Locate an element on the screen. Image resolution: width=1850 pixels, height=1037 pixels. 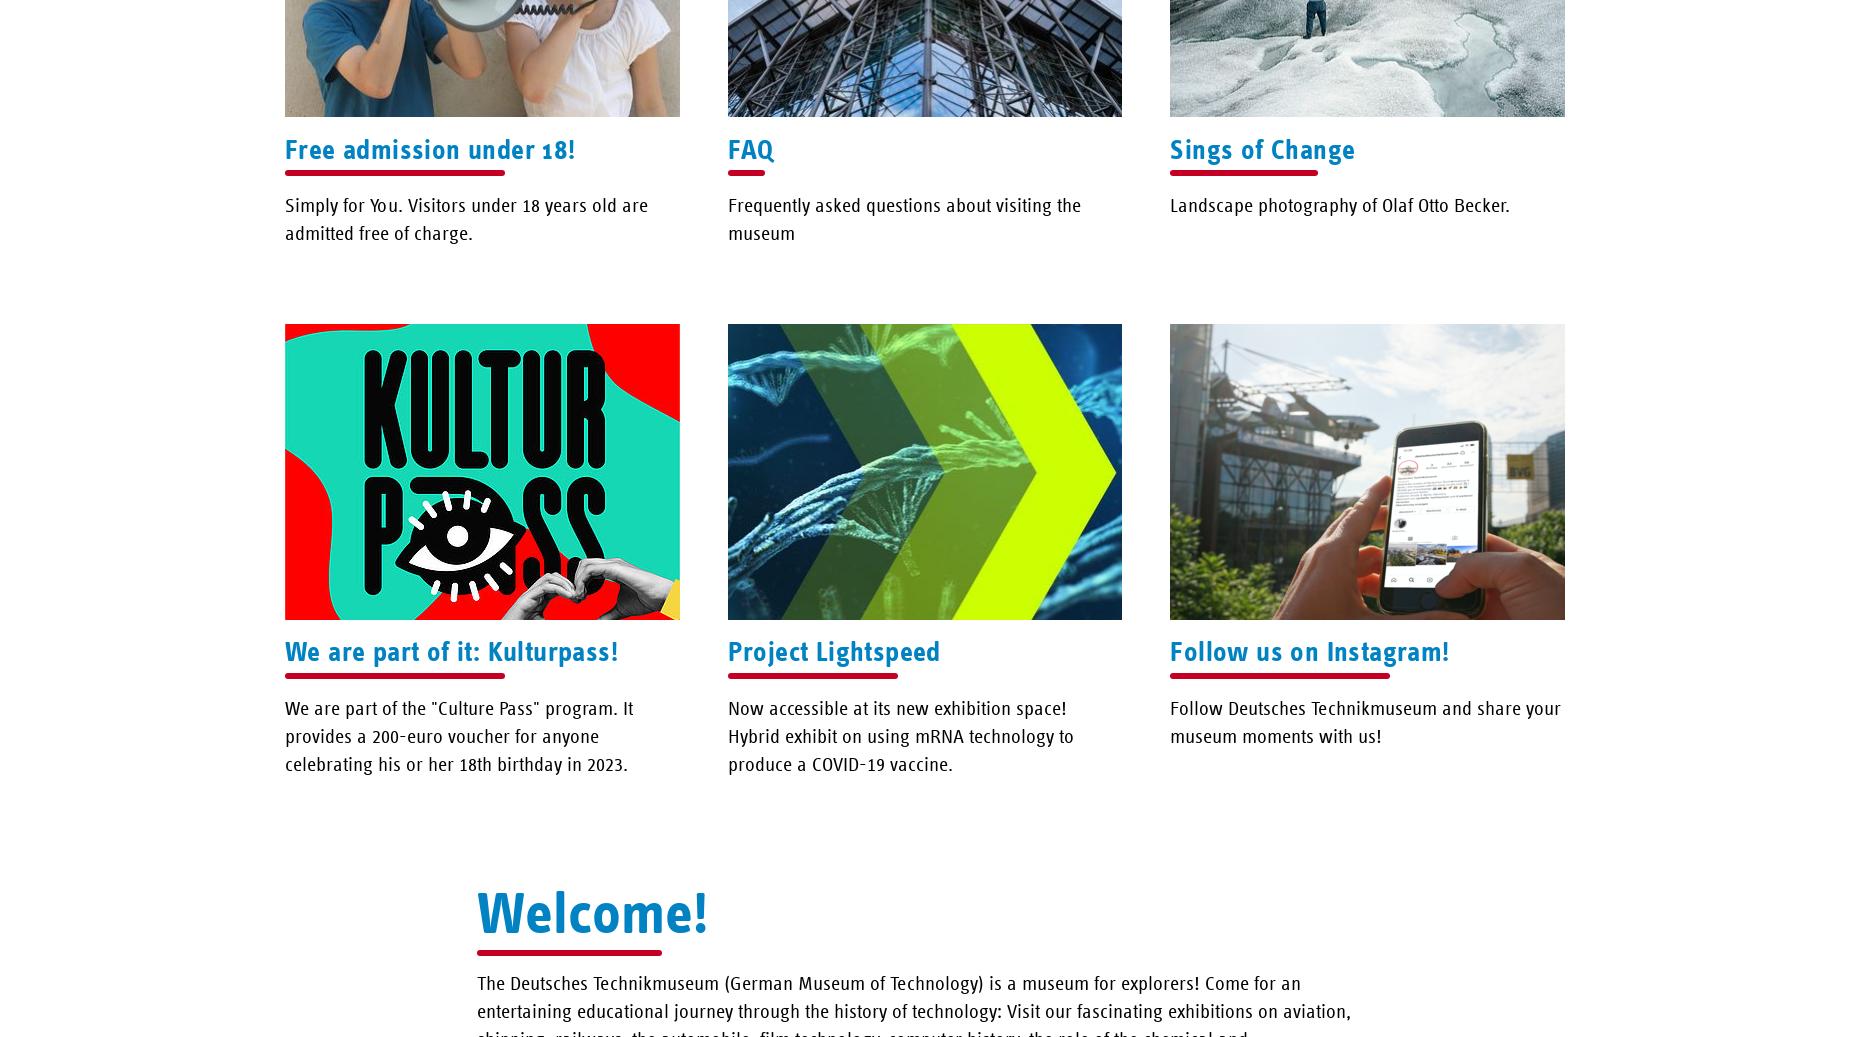
'Now accessible at its new exhibition space! Hybrid exhibit on using mRNA technology to produce a COVID-19 vaccine.' is located at coordinates (900, 736).